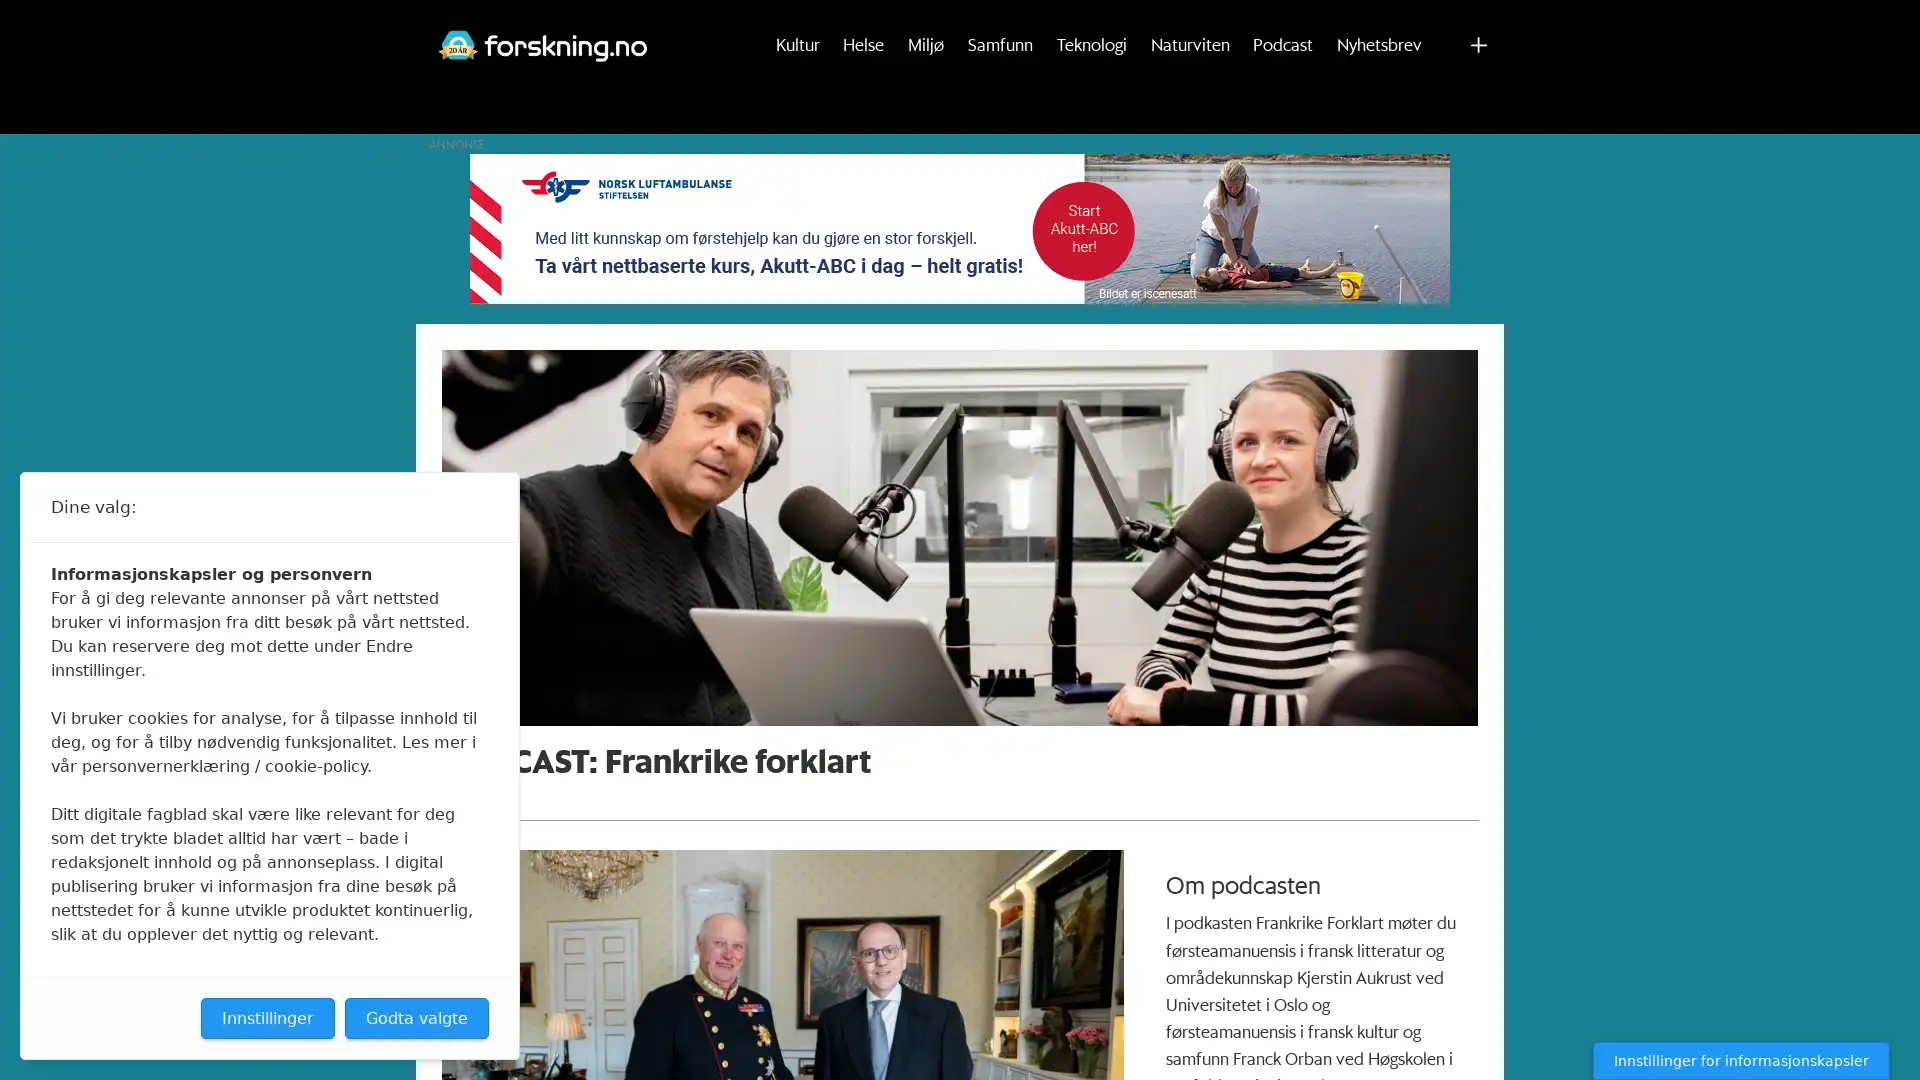 This screenshot has height=1080, width=1920. Describe the element at coordinates (1448, 22) in the screenshot. I see `logo for sciencenorway.no` at that location.